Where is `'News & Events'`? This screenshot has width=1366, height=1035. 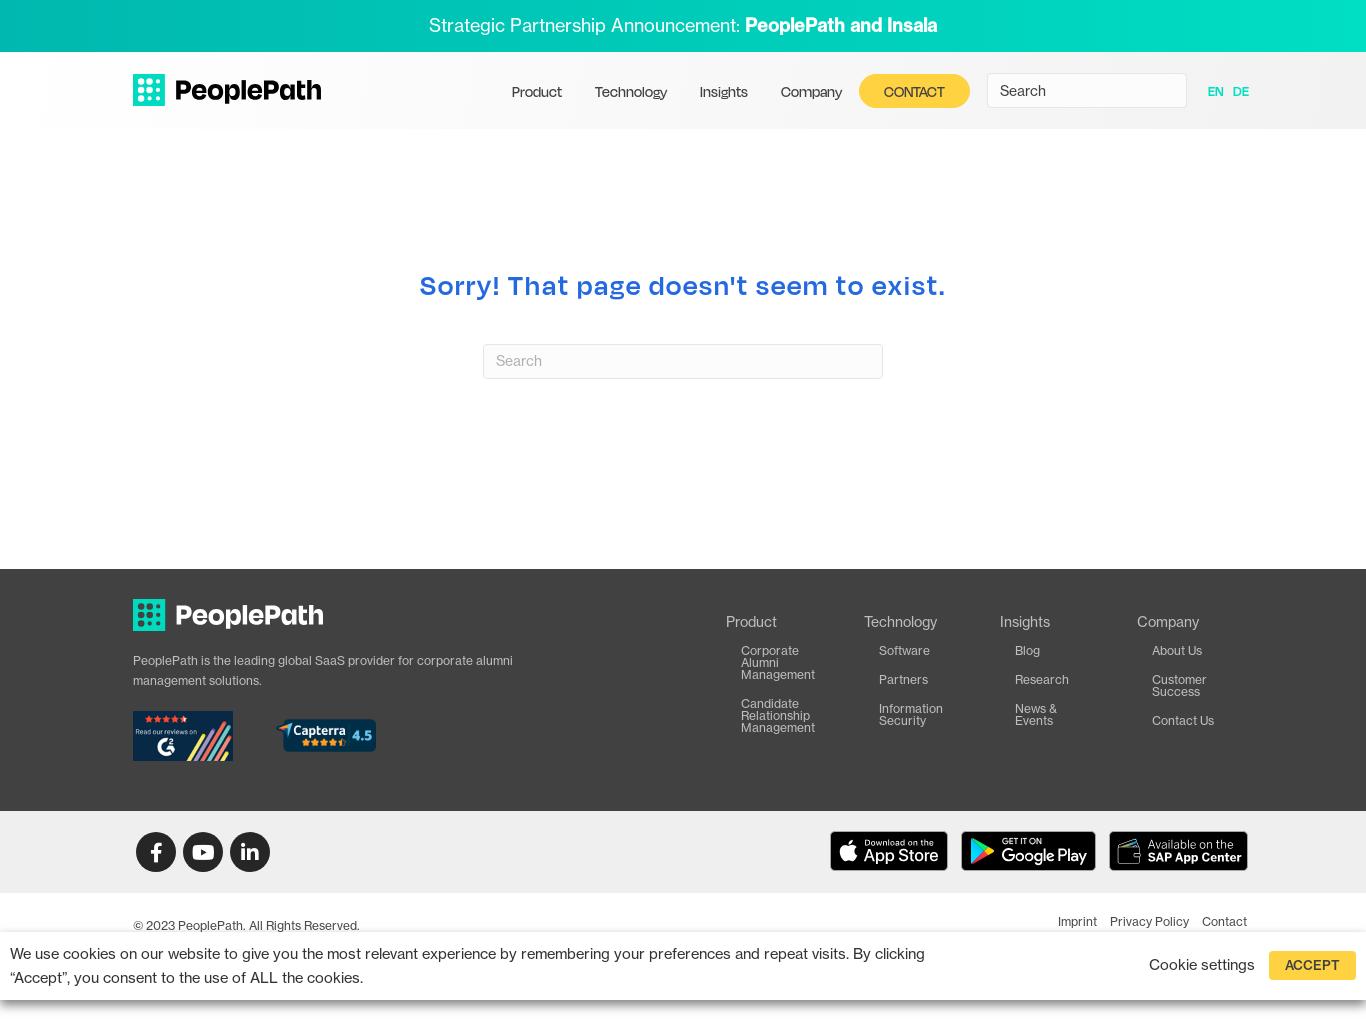
'News & Events' is located at coordinates (1034, 712).